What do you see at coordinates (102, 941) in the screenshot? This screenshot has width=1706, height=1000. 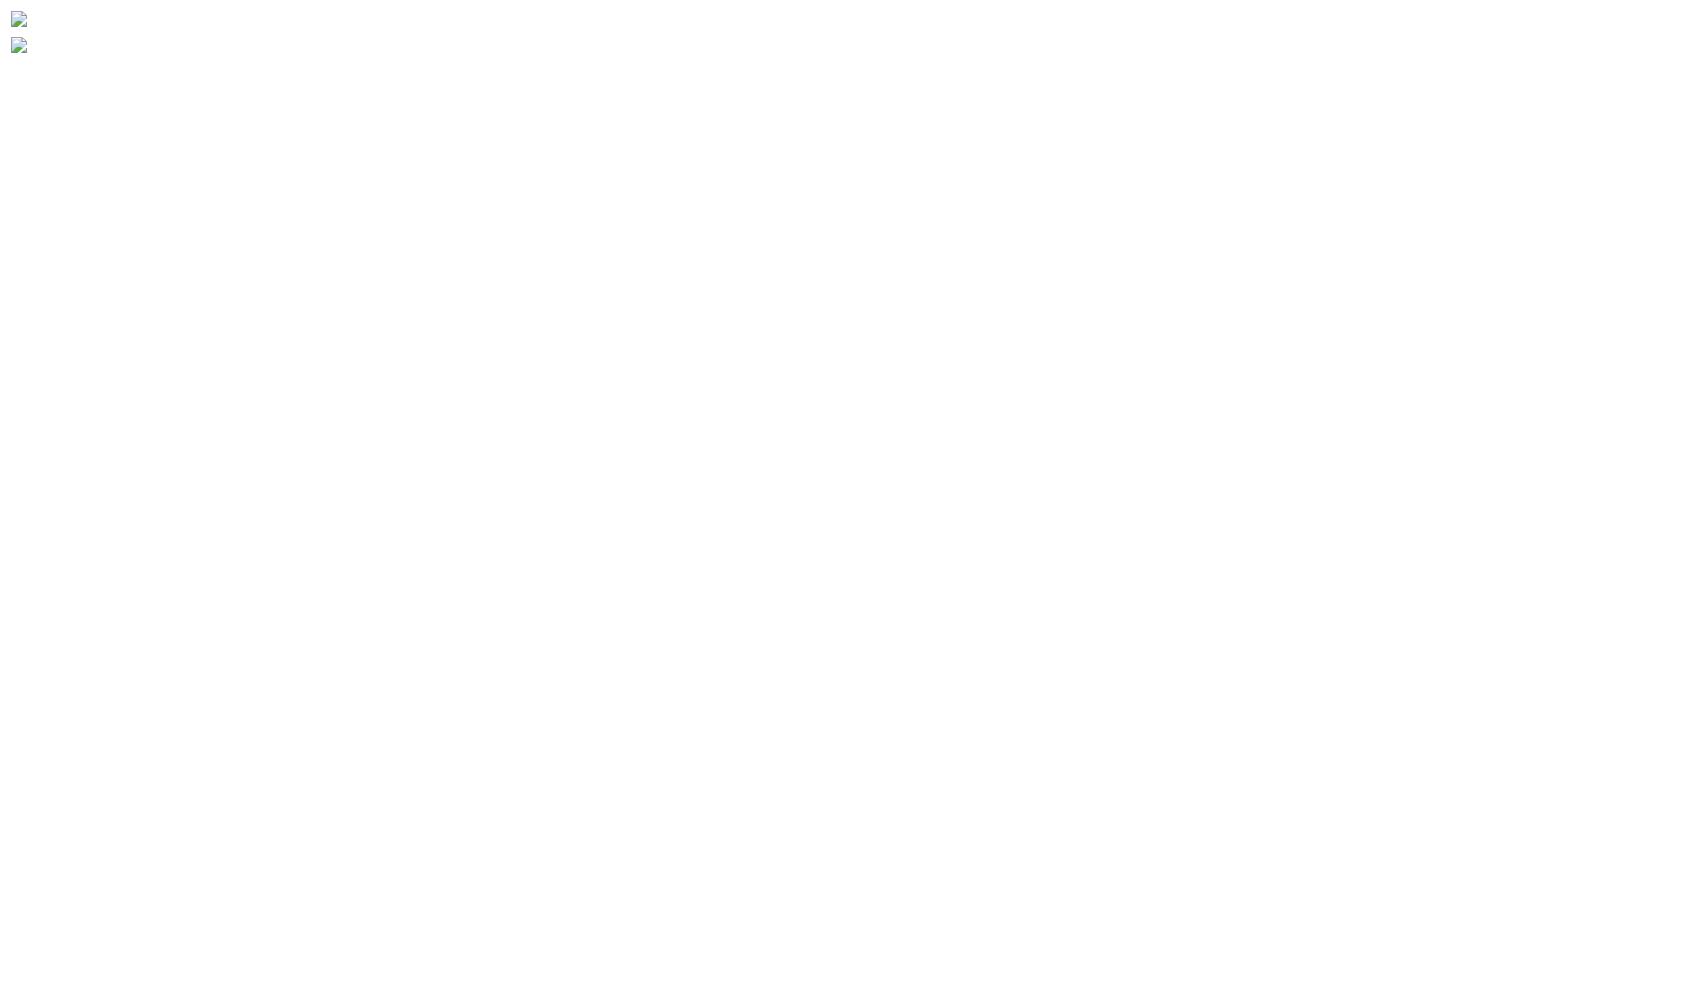 I see `'Buildings Discussion'` at bounding box center [102, 941].